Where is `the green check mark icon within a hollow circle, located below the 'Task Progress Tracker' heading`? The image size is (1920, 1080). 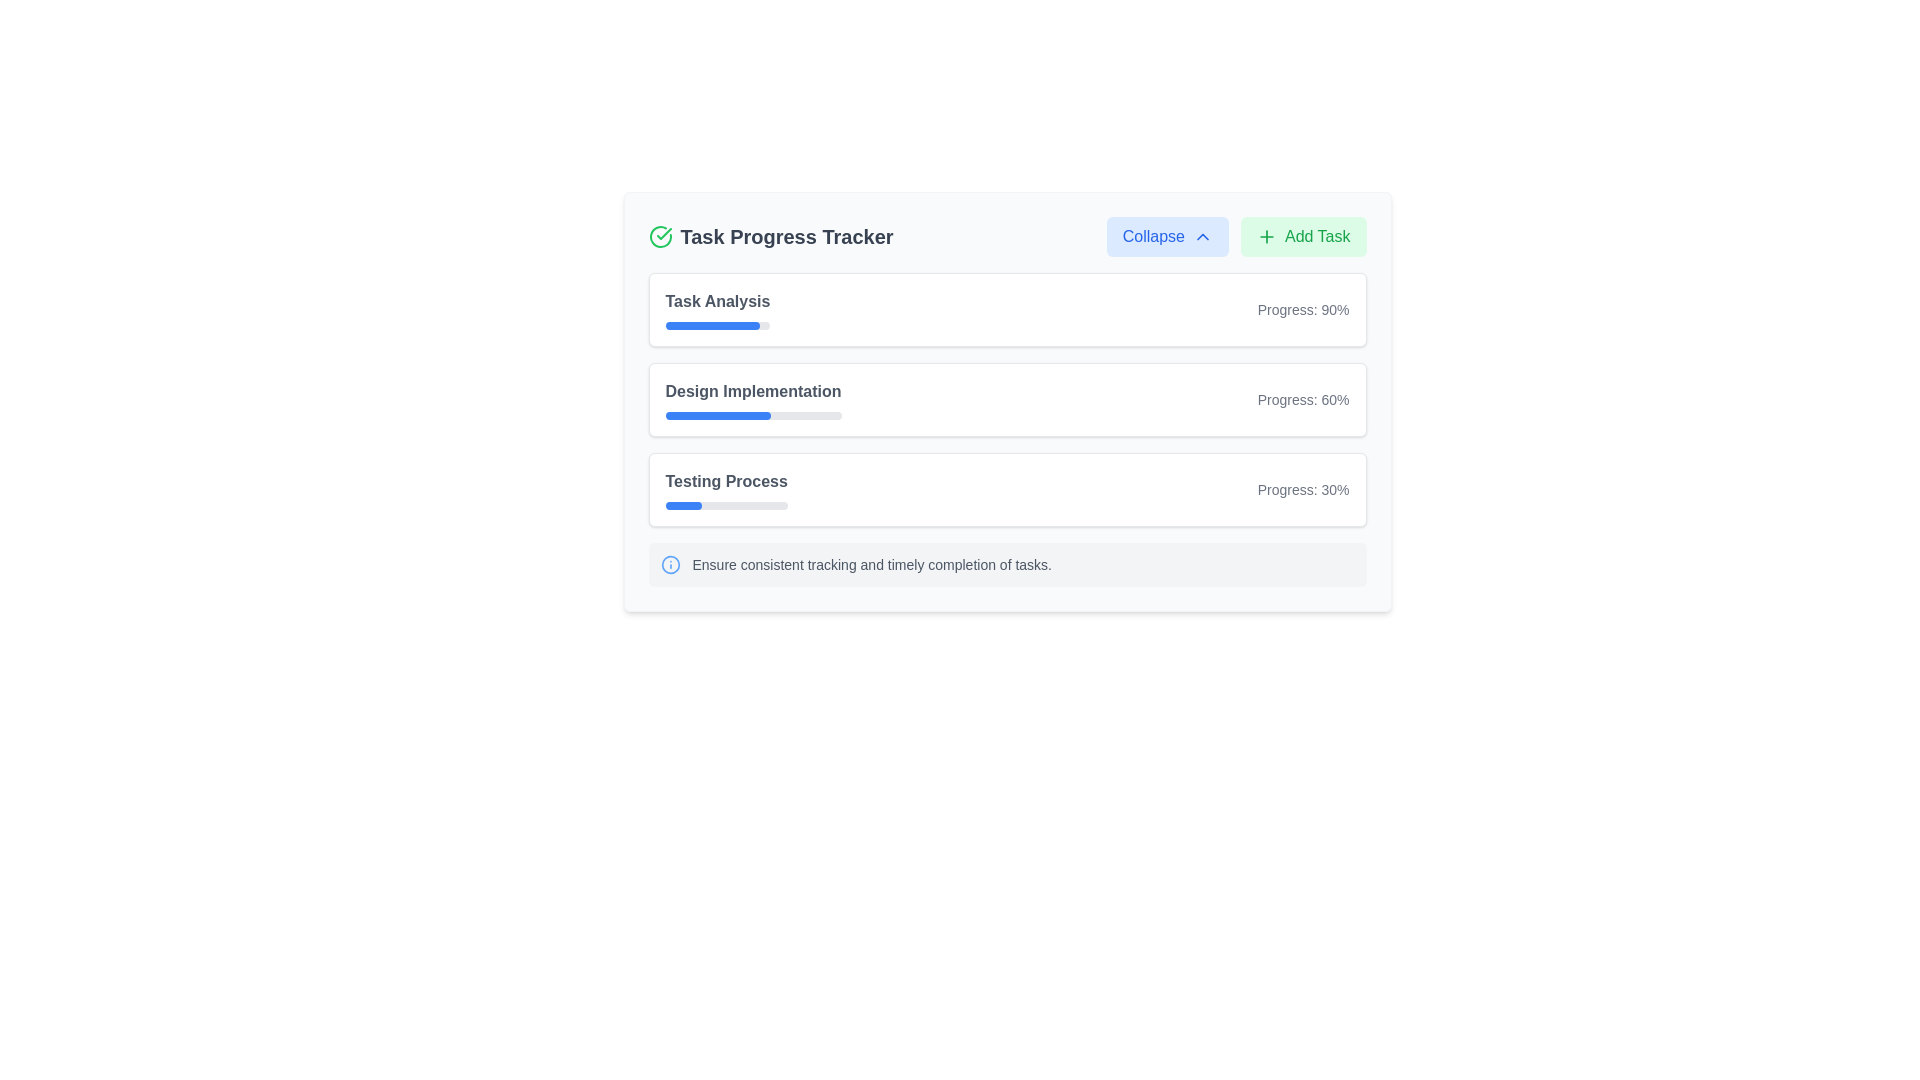 the green check mark icon within a hollow circle, located below the 'Task Progress Tracker' heading is located at coordinates (663, 233).